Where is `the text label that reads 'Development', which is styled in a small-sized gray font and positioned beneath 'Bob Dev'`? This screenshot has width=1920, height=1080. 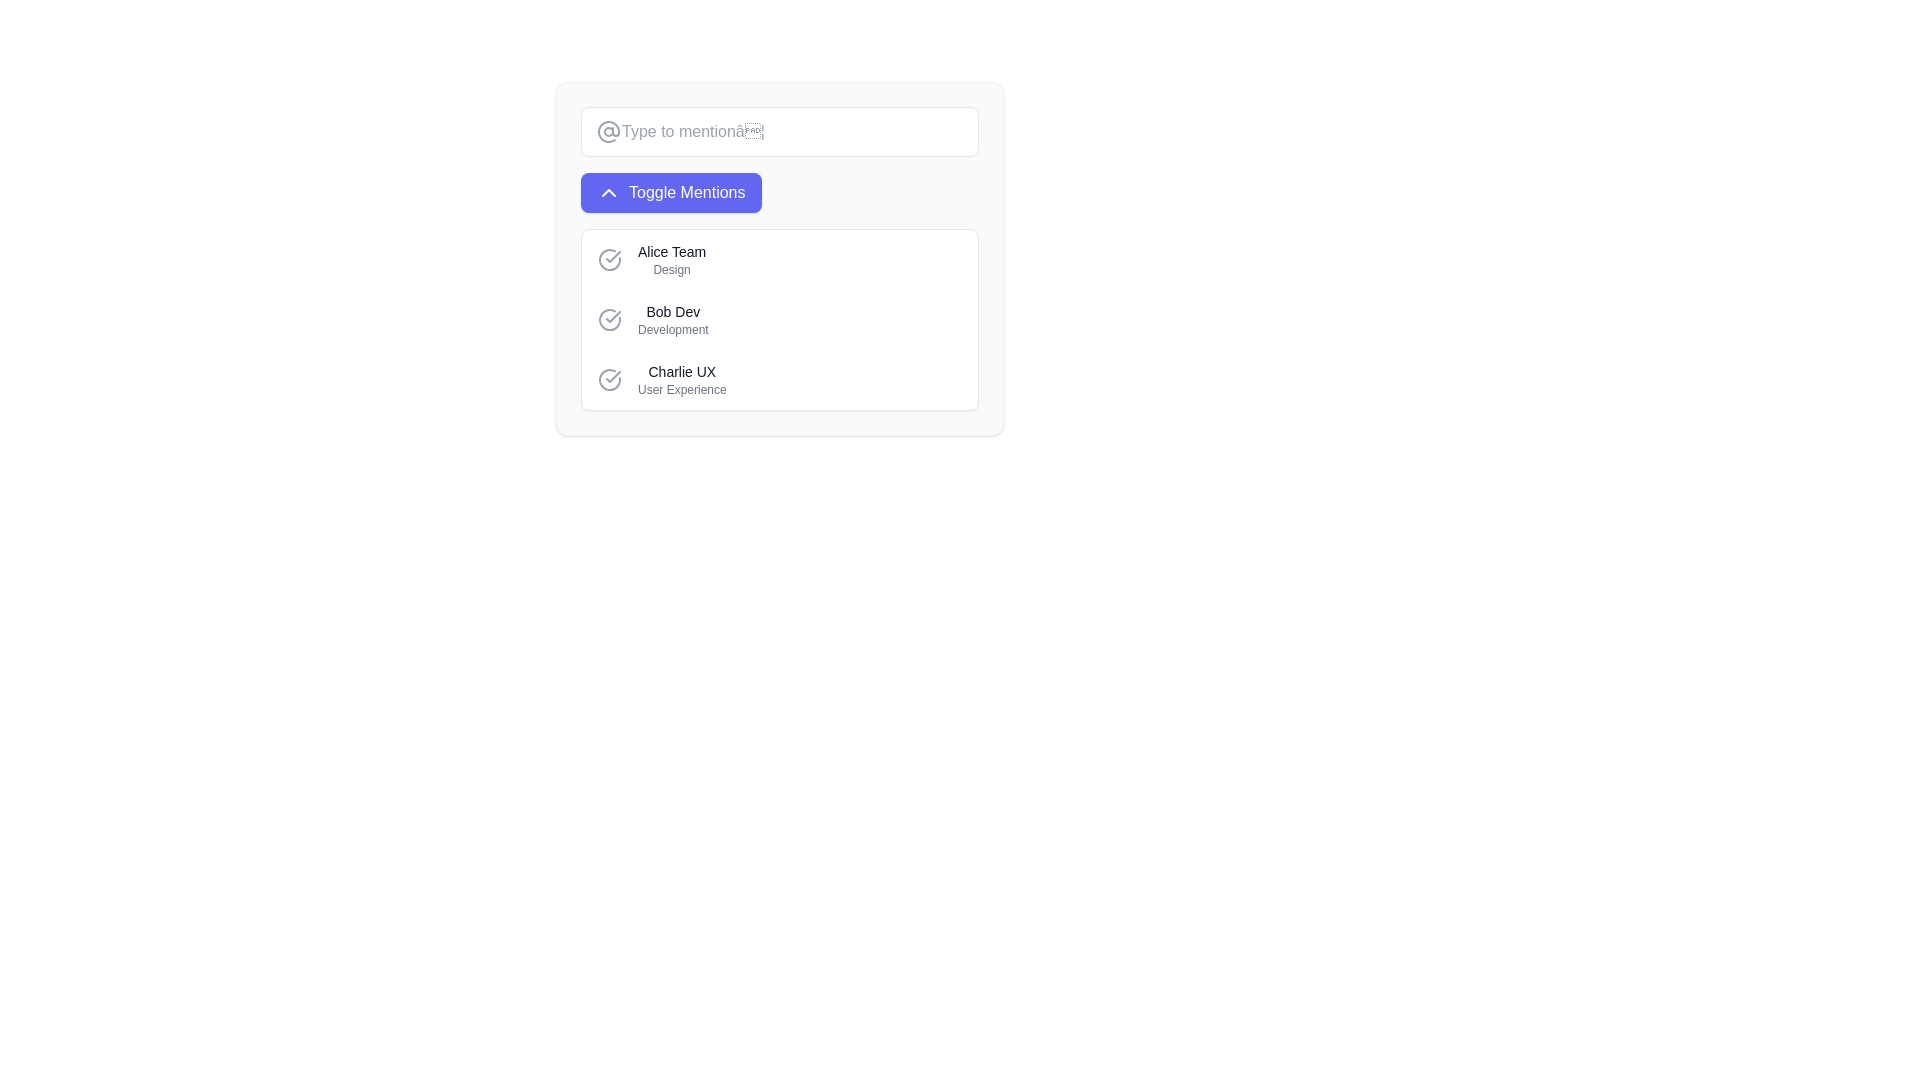
the text label that reads 'Development', which is styled in a small-sized gray font and positioned beneath 'Bob Dev' is located at coordinates (673, 329).